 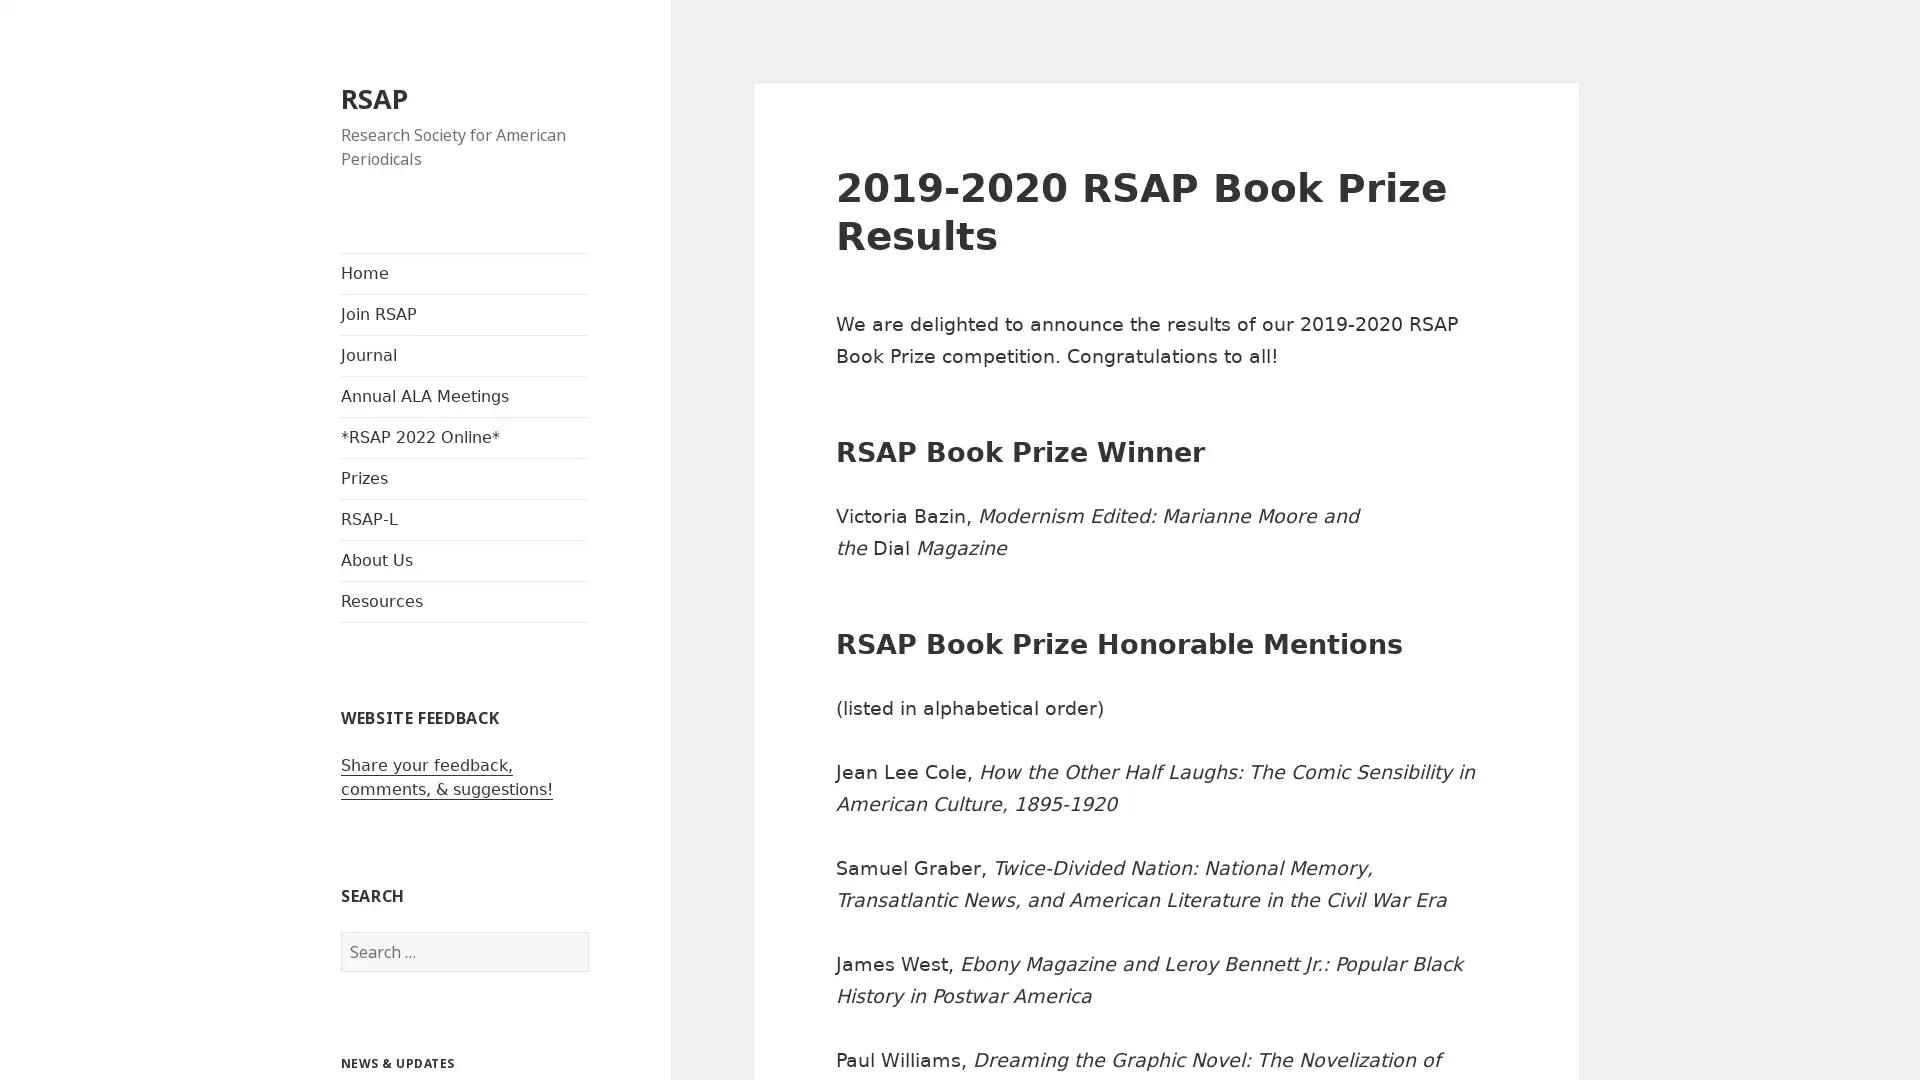 What do you see at coordinates (587, 932) in the screenshot?
I see `Search` at bounding box center [587, 932].